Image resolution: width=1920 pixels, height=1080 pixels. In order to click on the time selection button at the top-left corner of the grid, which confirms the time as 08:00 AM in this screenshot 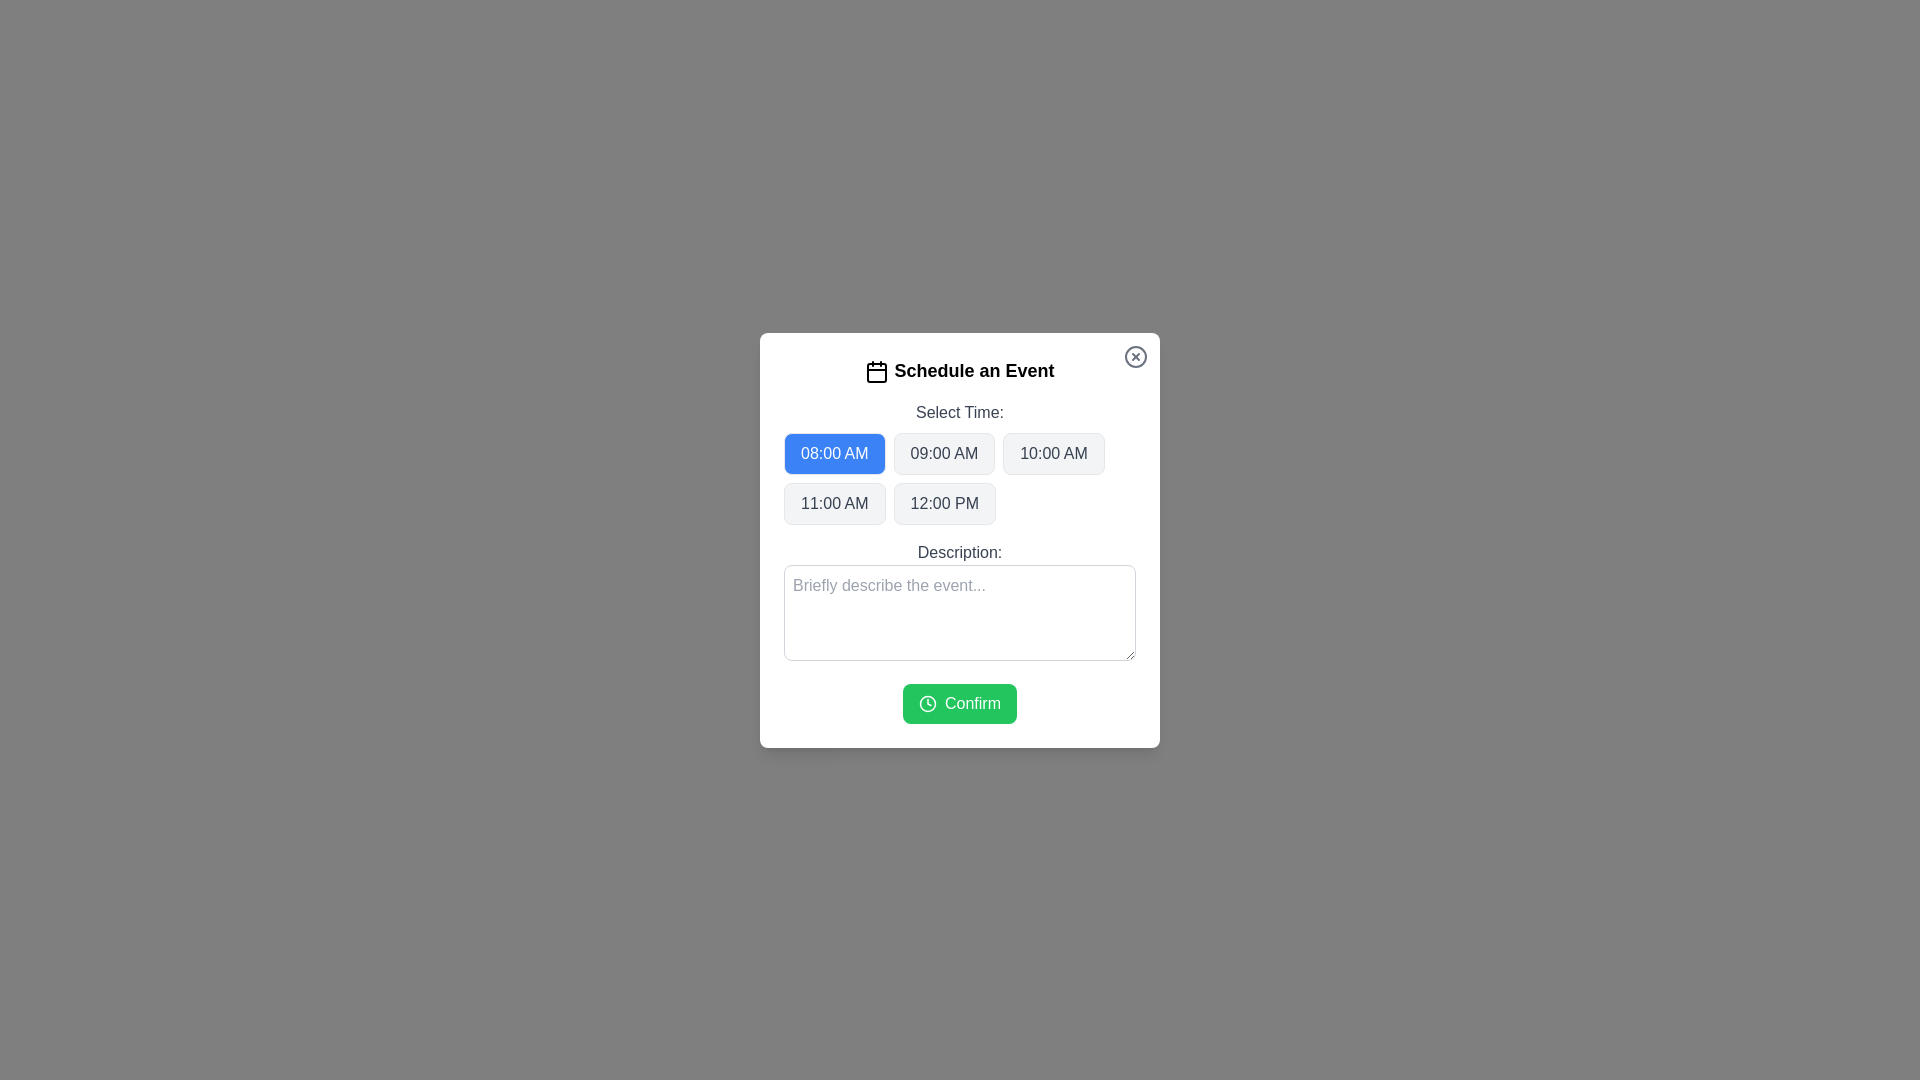, I will do `click(834, 453)`.